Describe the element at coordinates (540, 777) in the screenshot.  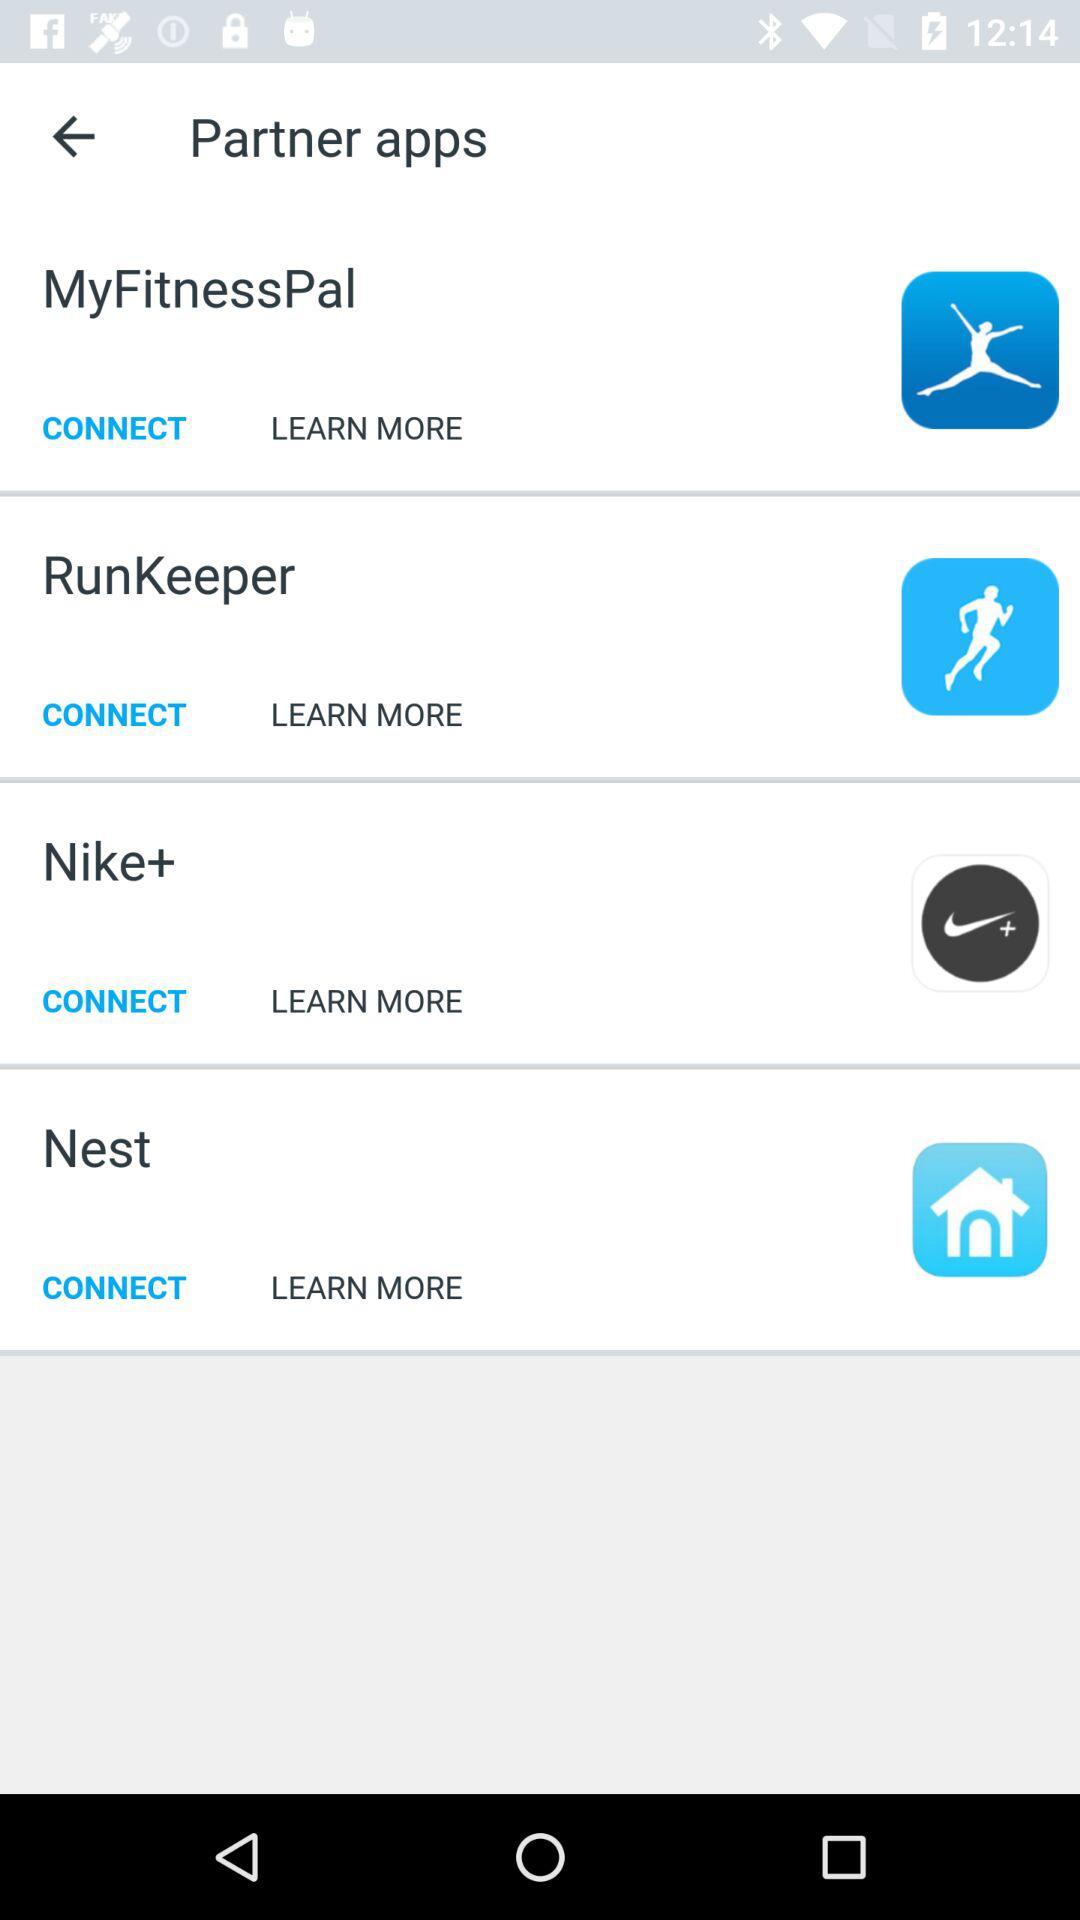
I see `the item below connect` at that location.